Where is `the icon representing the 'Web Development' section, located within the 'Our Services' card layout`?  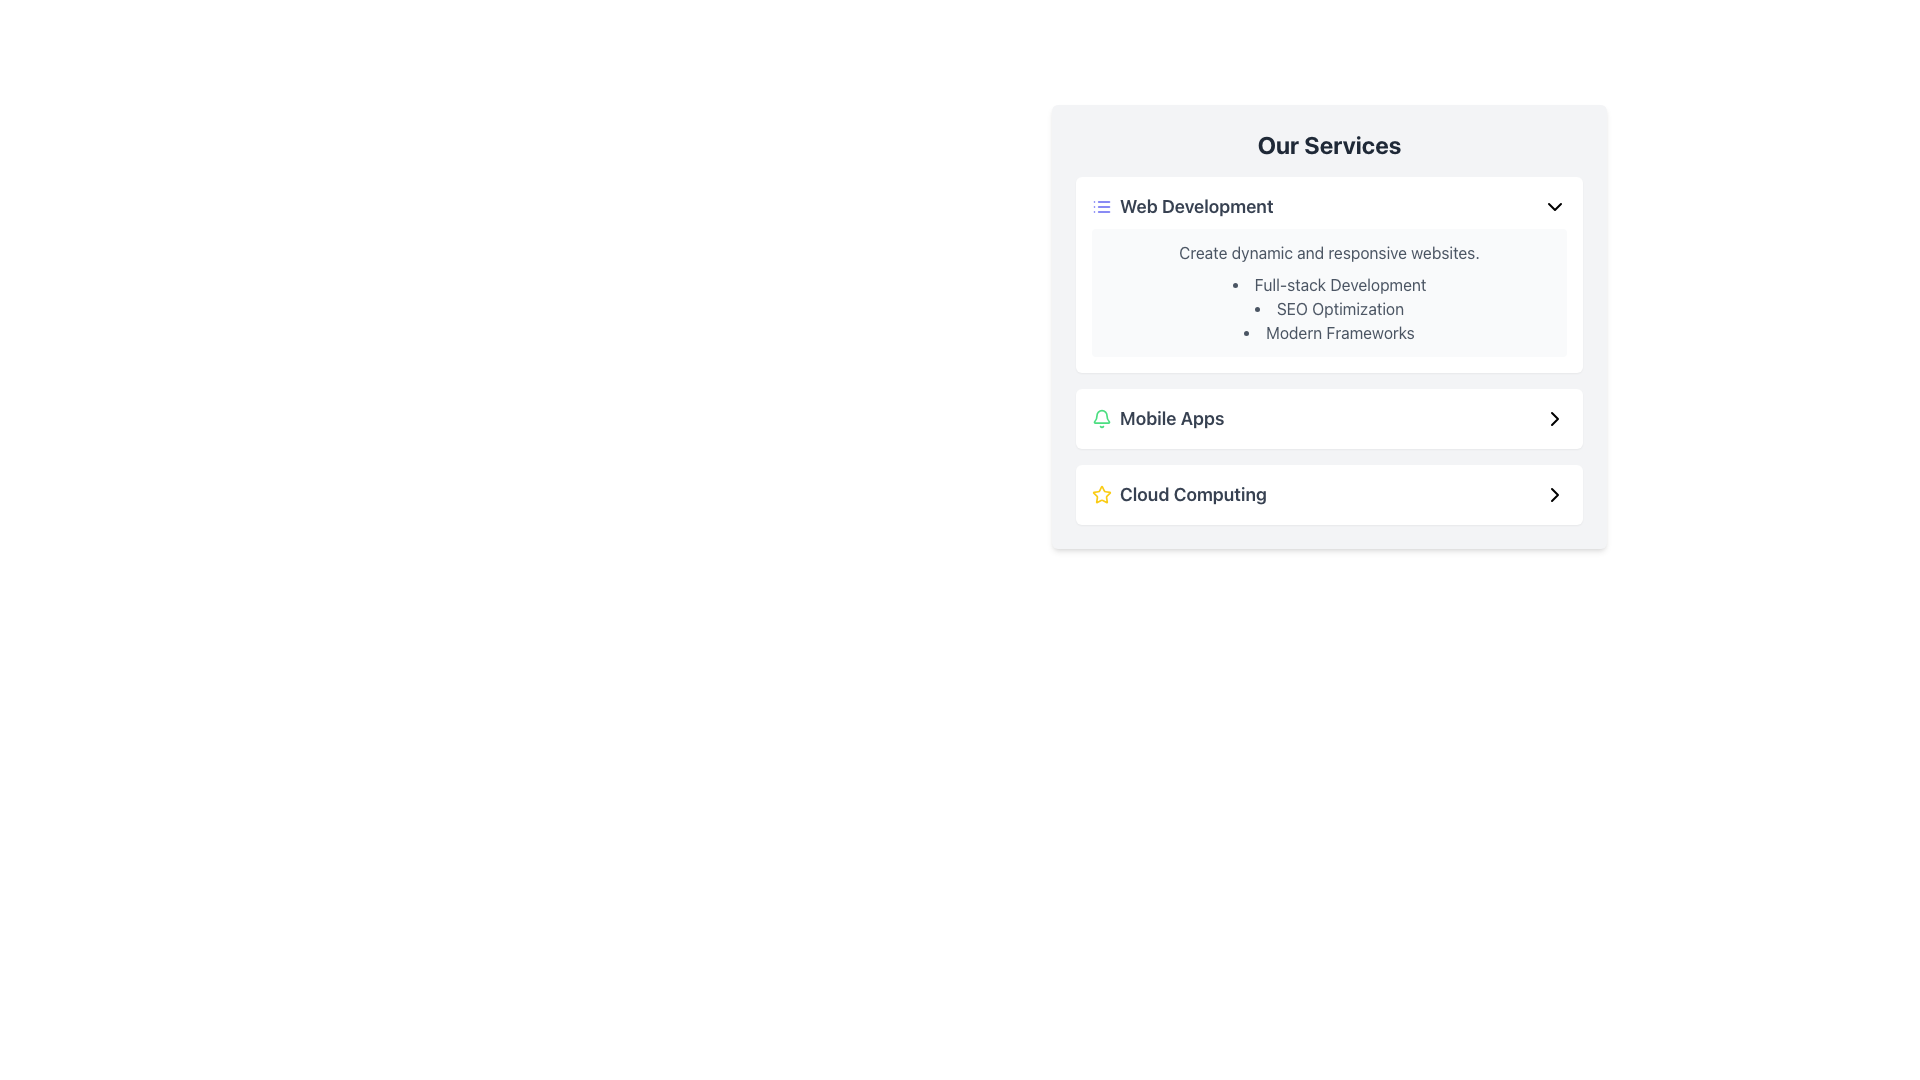
the icon representing the 'Web Development' section, located within the 'Our Services' card layout is located at coordinates (1101, 207).